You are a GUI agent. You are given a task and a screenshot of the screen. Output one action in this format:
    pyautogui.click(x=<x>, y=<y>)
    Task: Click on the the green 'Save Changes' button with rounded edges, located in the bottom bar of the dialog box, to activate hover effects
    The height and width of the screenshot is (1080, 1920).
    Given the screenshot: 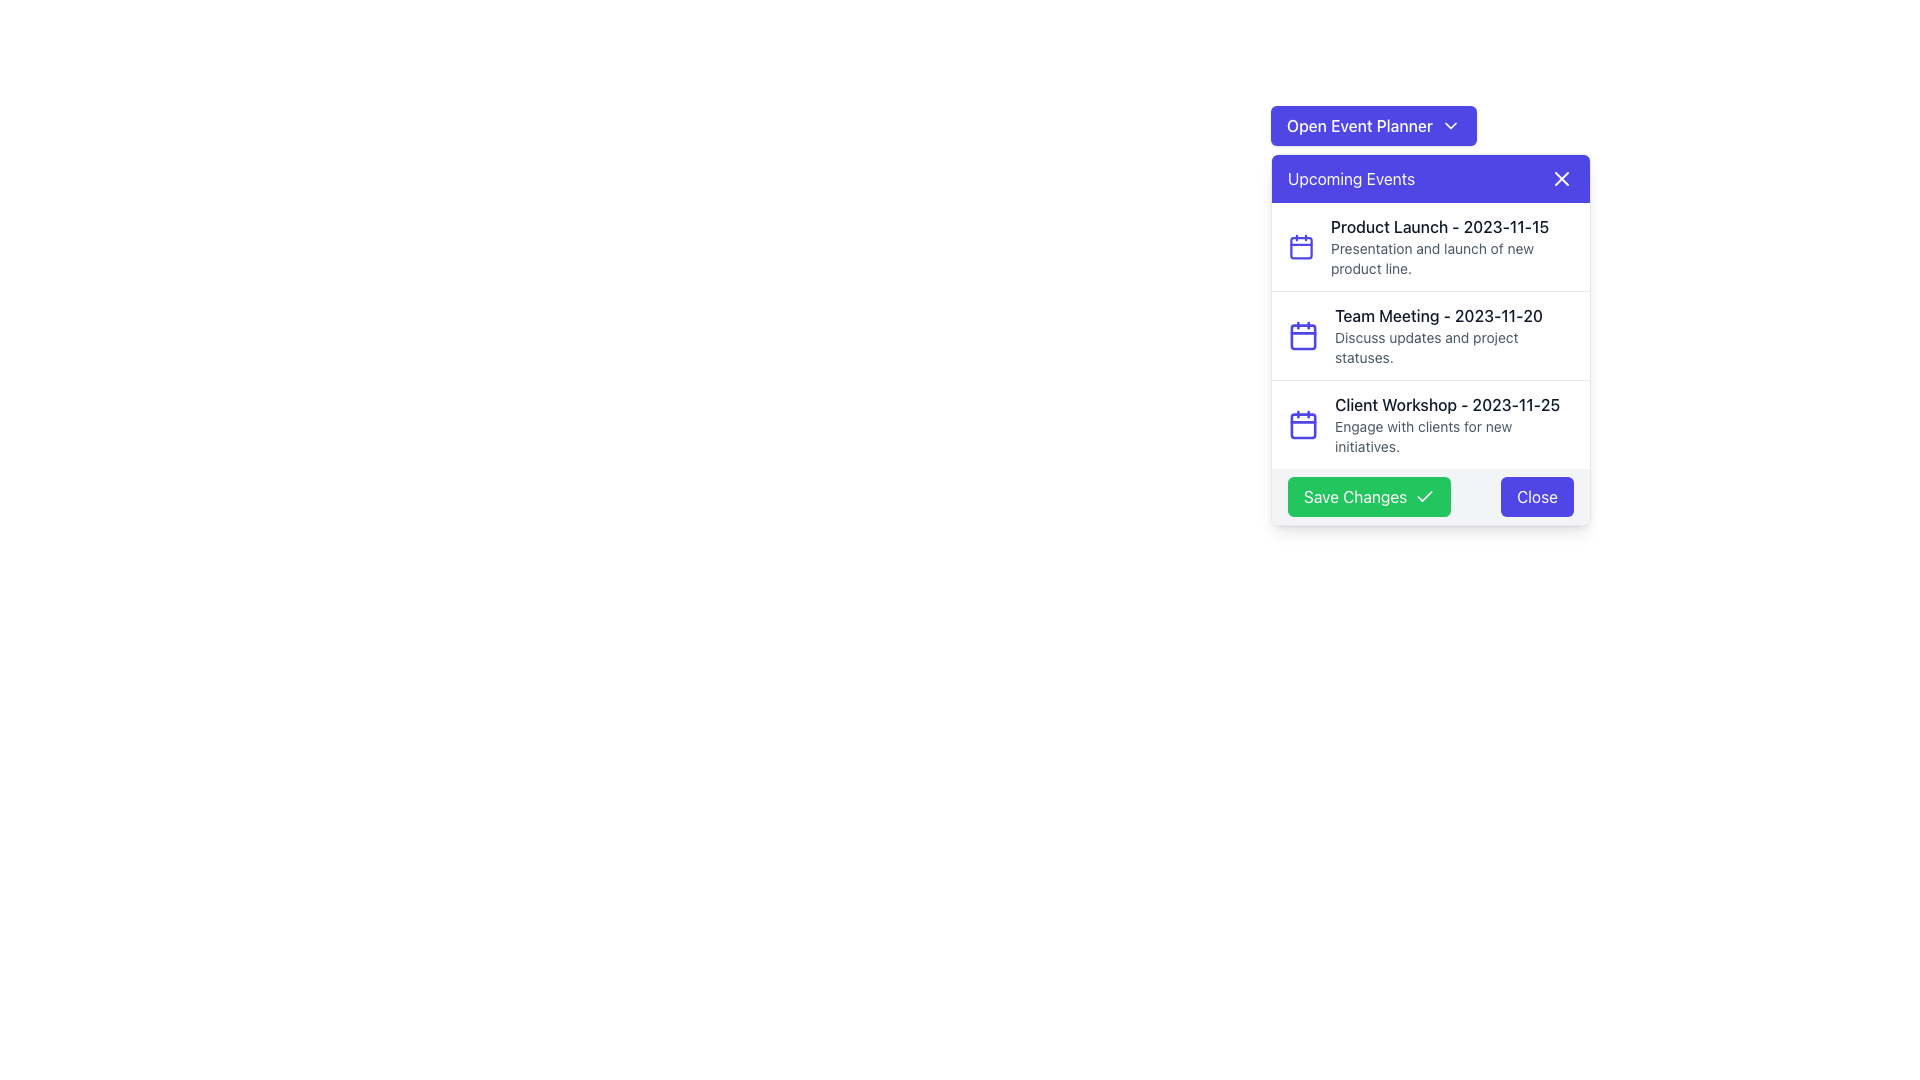 What is the action you would take?
    pyautogui.click(x=1368, y=496)
    